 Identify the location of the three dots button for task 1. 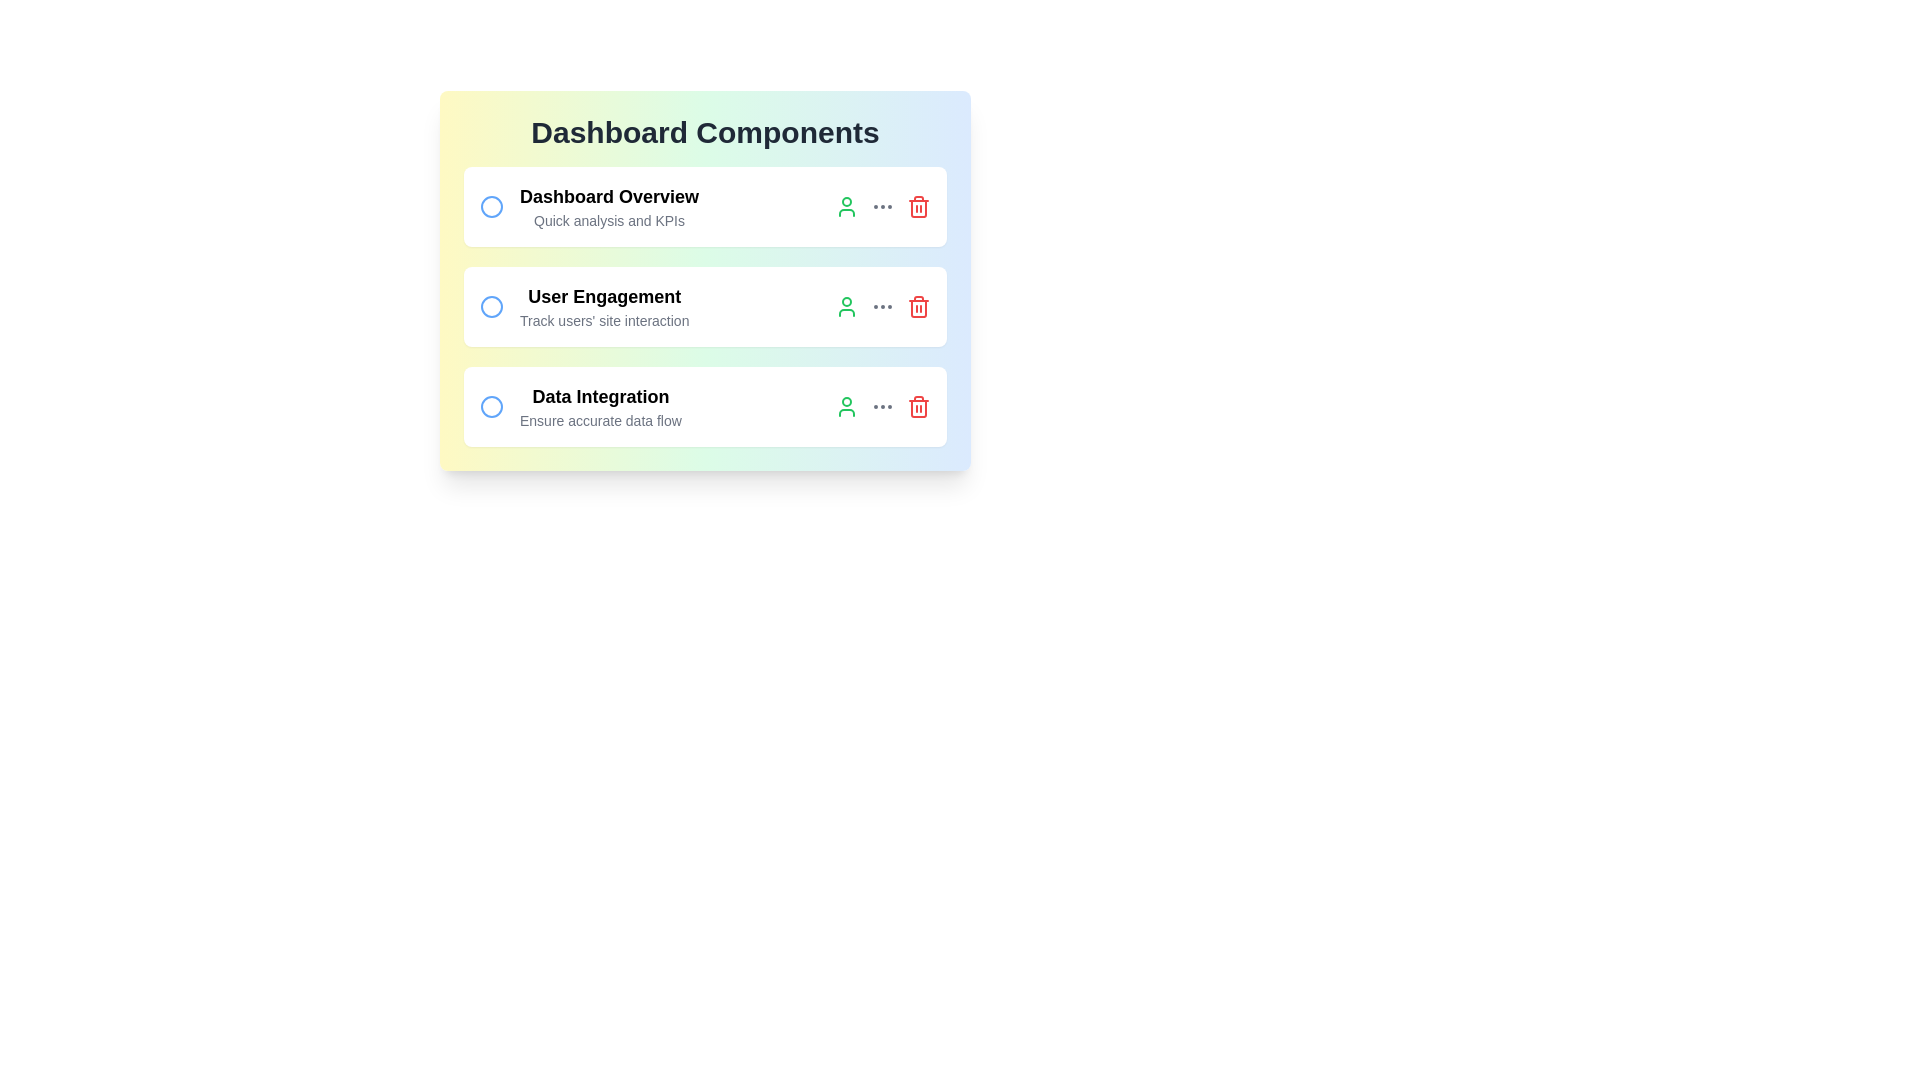
(882, 207).